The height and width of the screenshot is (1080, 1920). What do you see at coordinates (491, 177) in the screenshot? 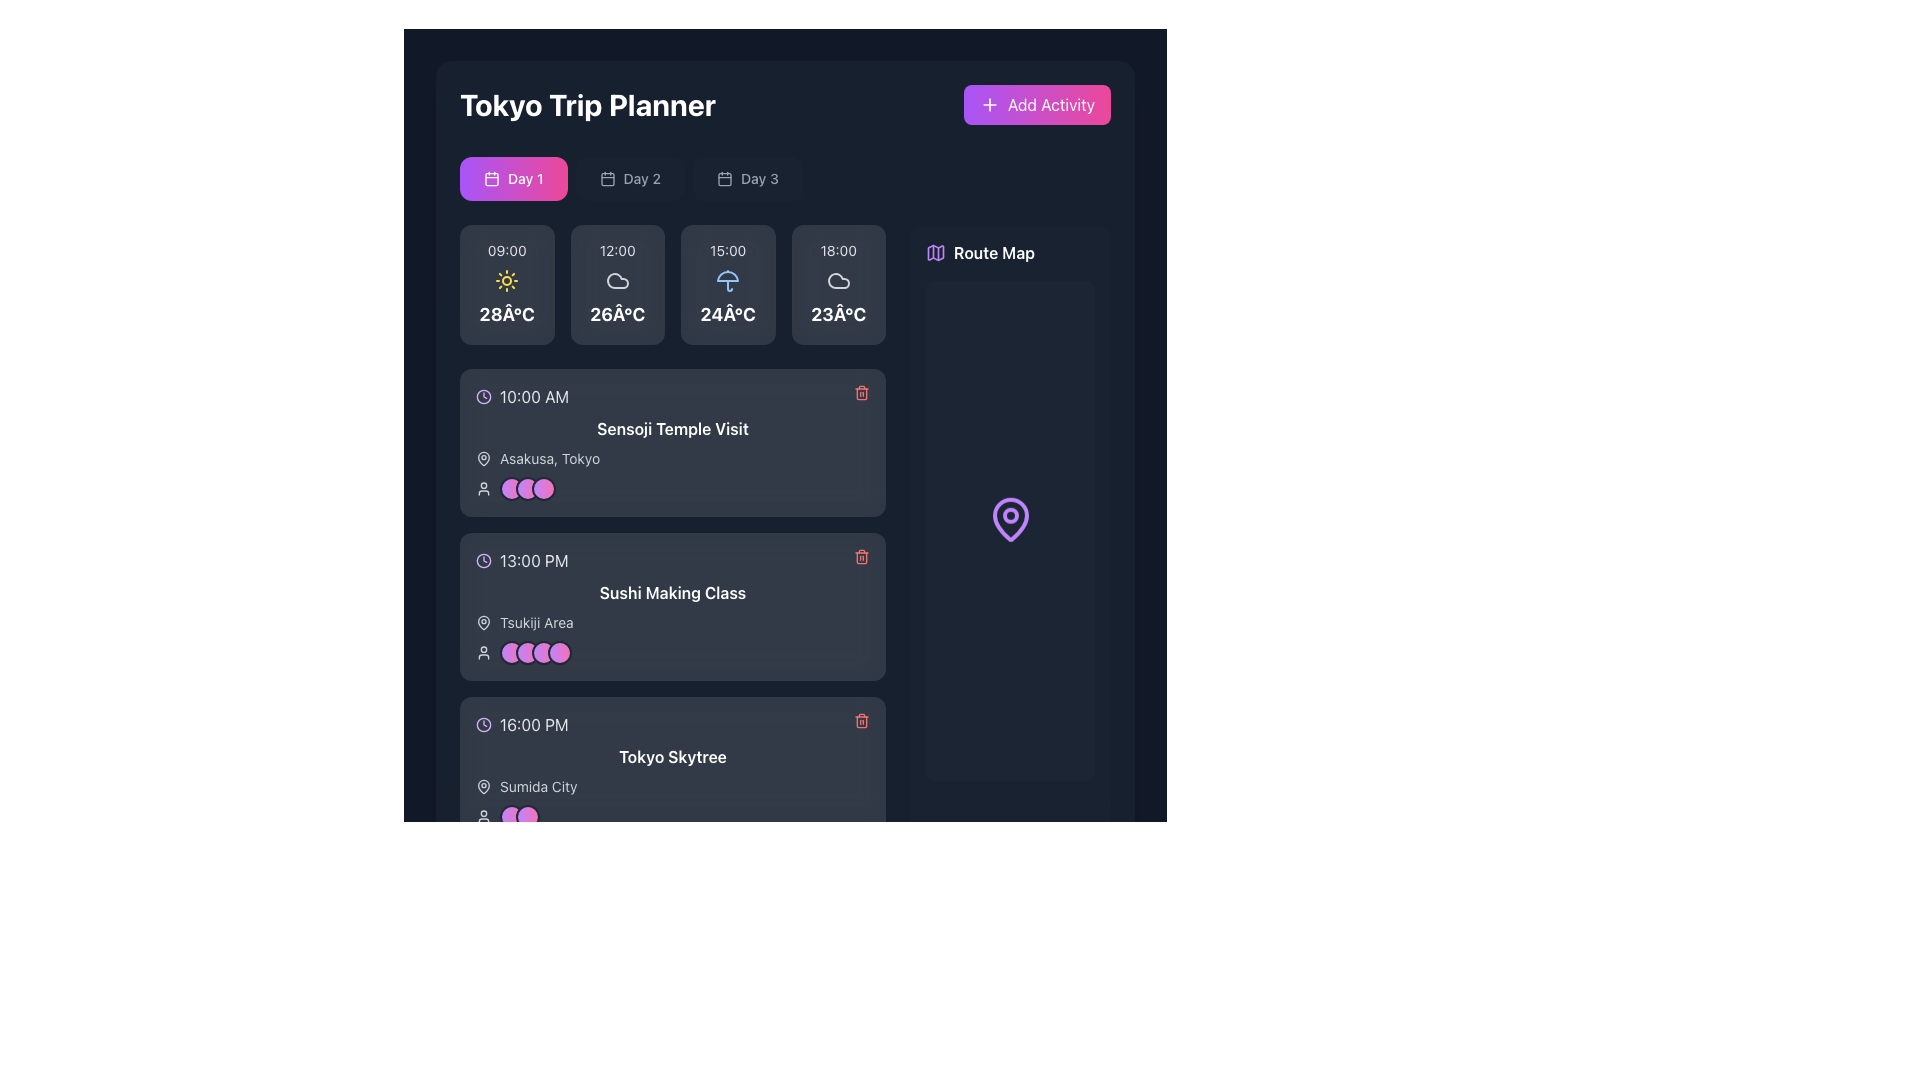
I see `the decorative calendar icon located to the left of the 'Day 1' button in the navigation tabs` at bounding box center [491, 177].